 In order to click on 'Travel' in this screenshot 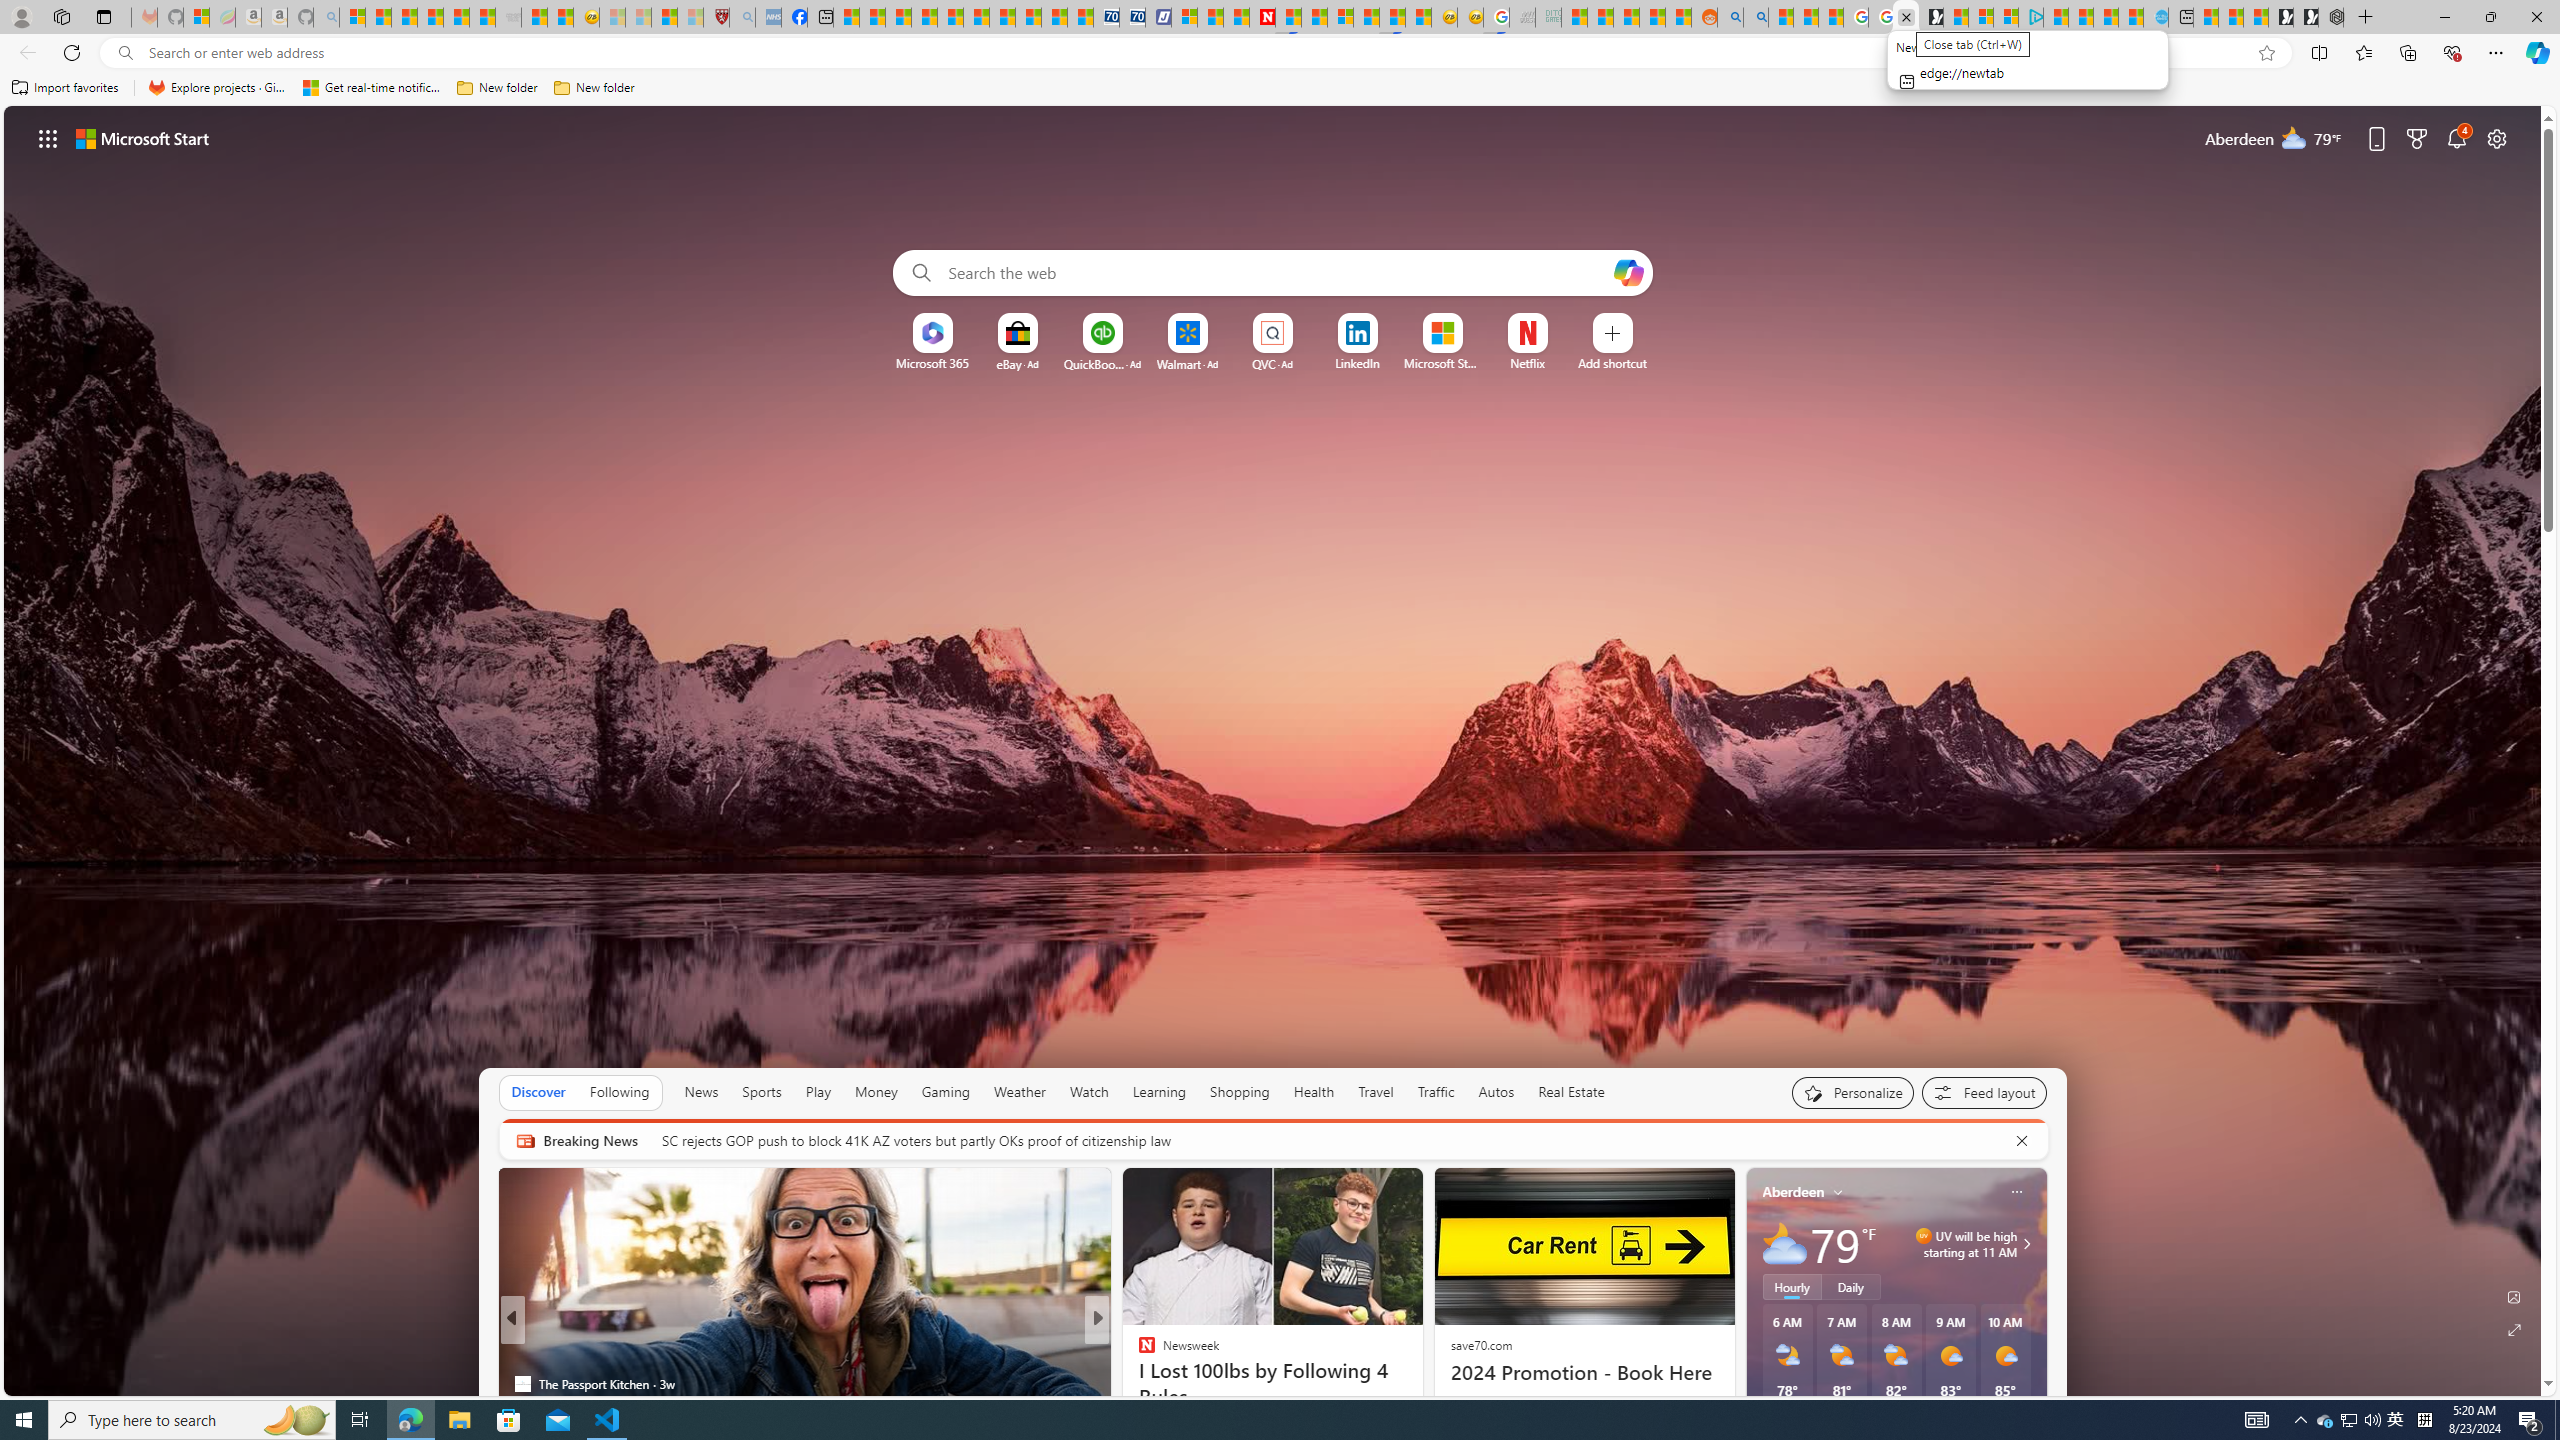, I will do `click(1375, 1091)`.